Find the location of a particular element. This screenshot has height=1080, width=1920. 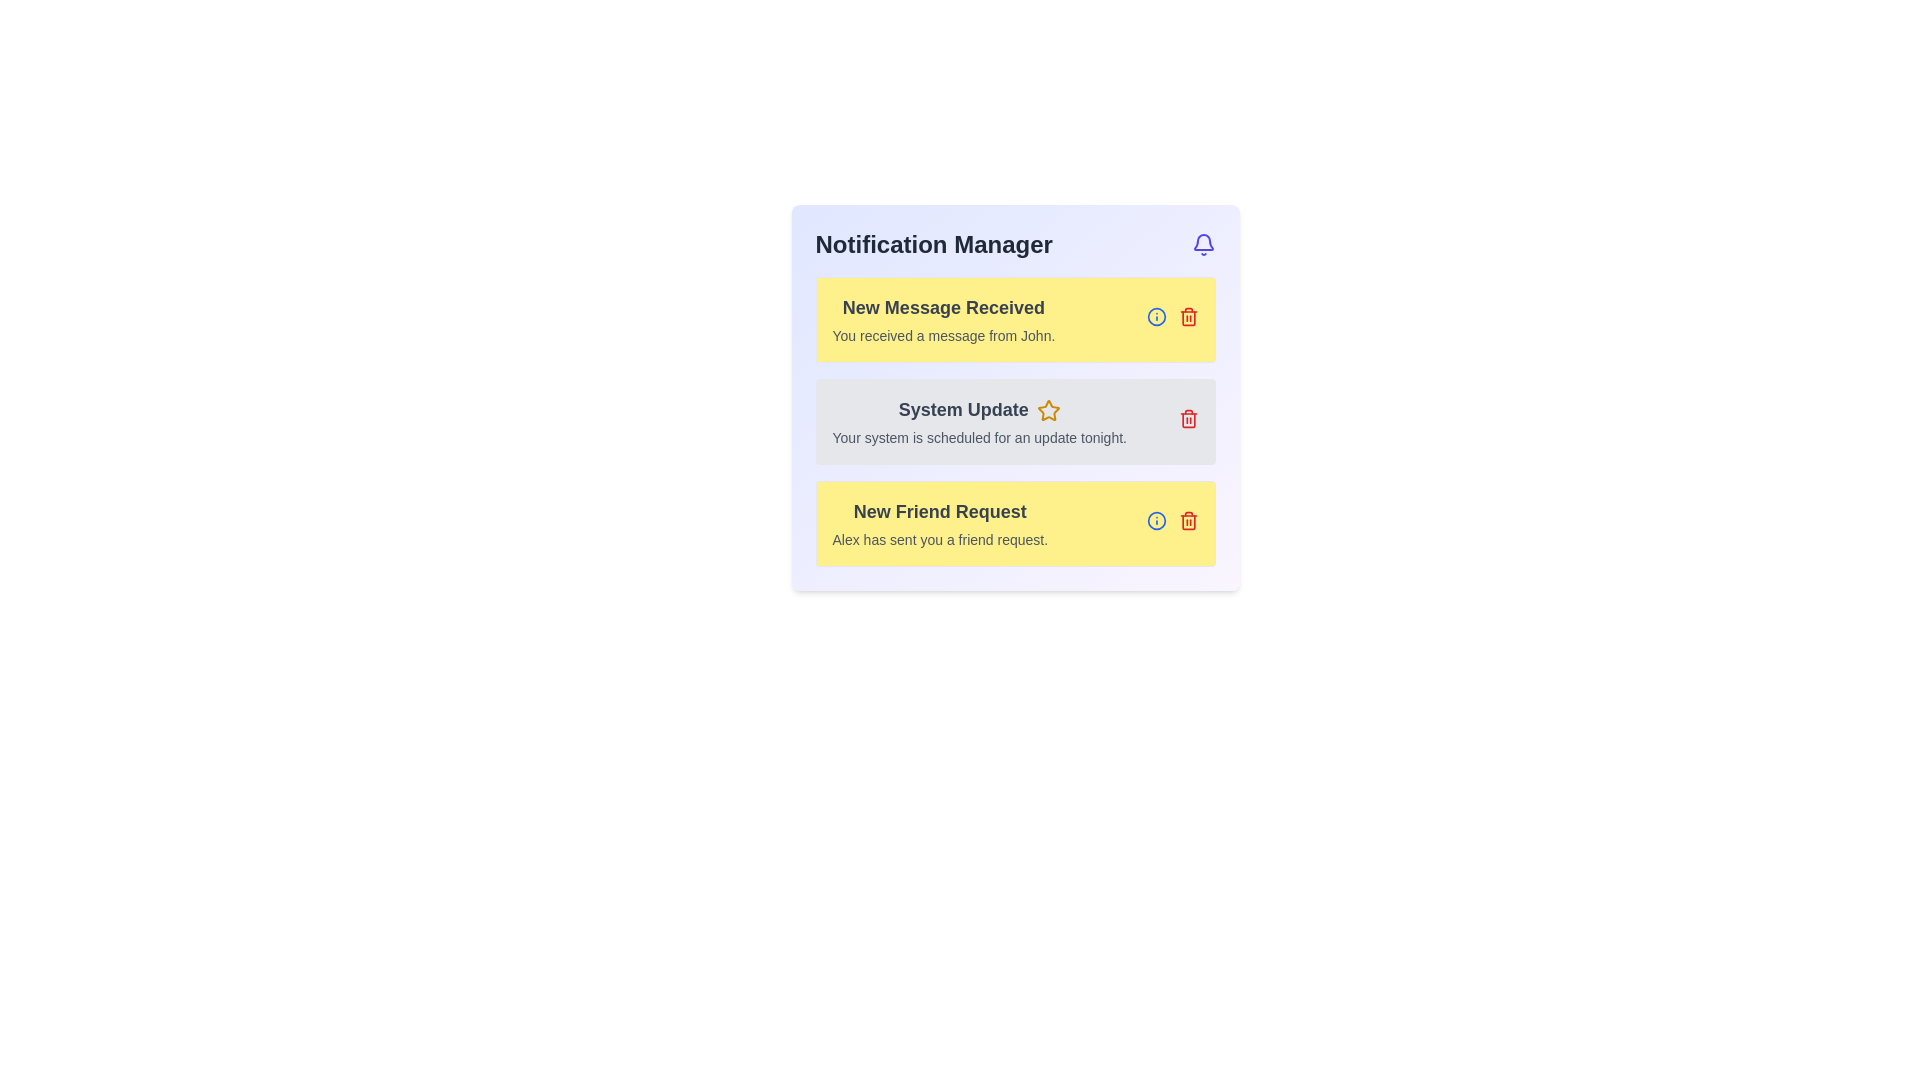

text in the Notification block titled 'New Message Received' with a message from John, which is the uppermost notification in the Notification Manager is located at coordinates (942, 319).